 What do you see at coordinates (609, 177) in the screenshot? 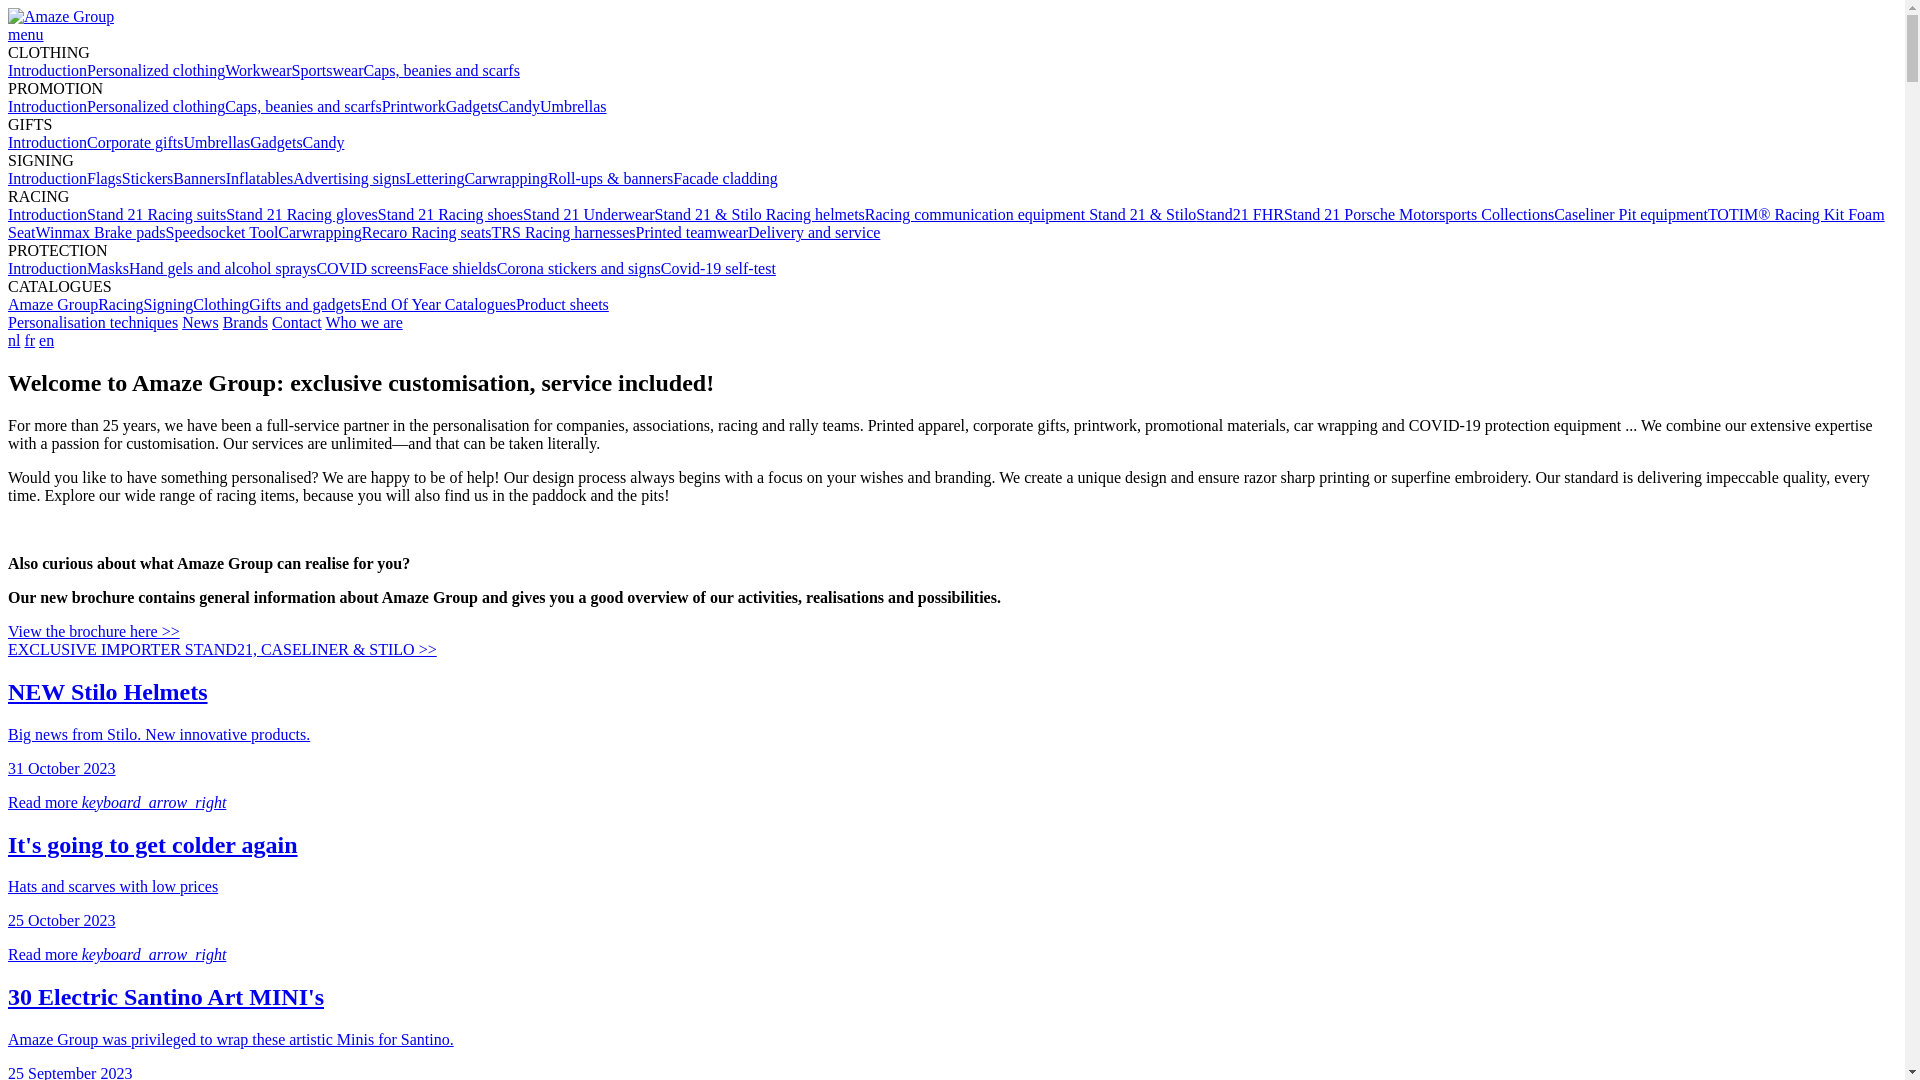
I see `'Roll-ups & banners'` at bounding box center [609, 177].